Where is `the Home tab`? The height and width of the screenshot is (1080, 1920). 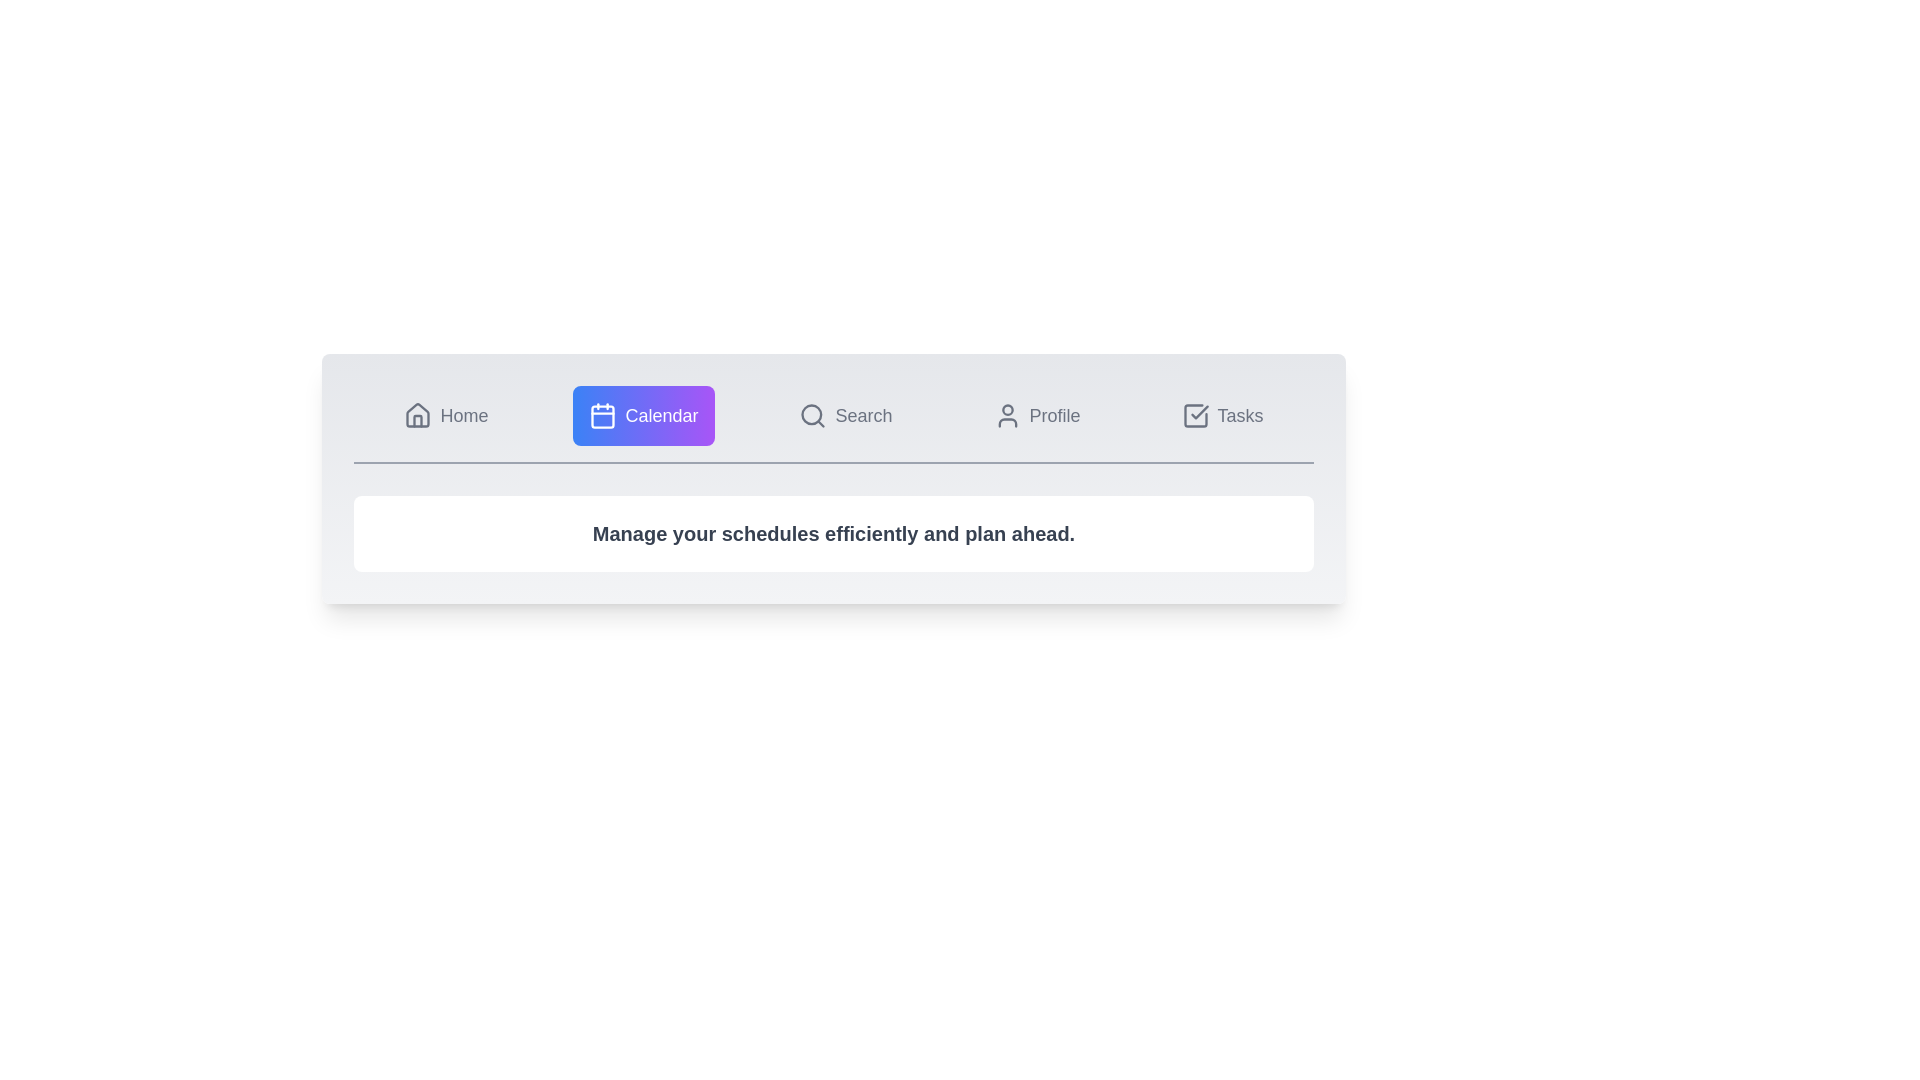 the Home tab is located at coordinates (445, 415).